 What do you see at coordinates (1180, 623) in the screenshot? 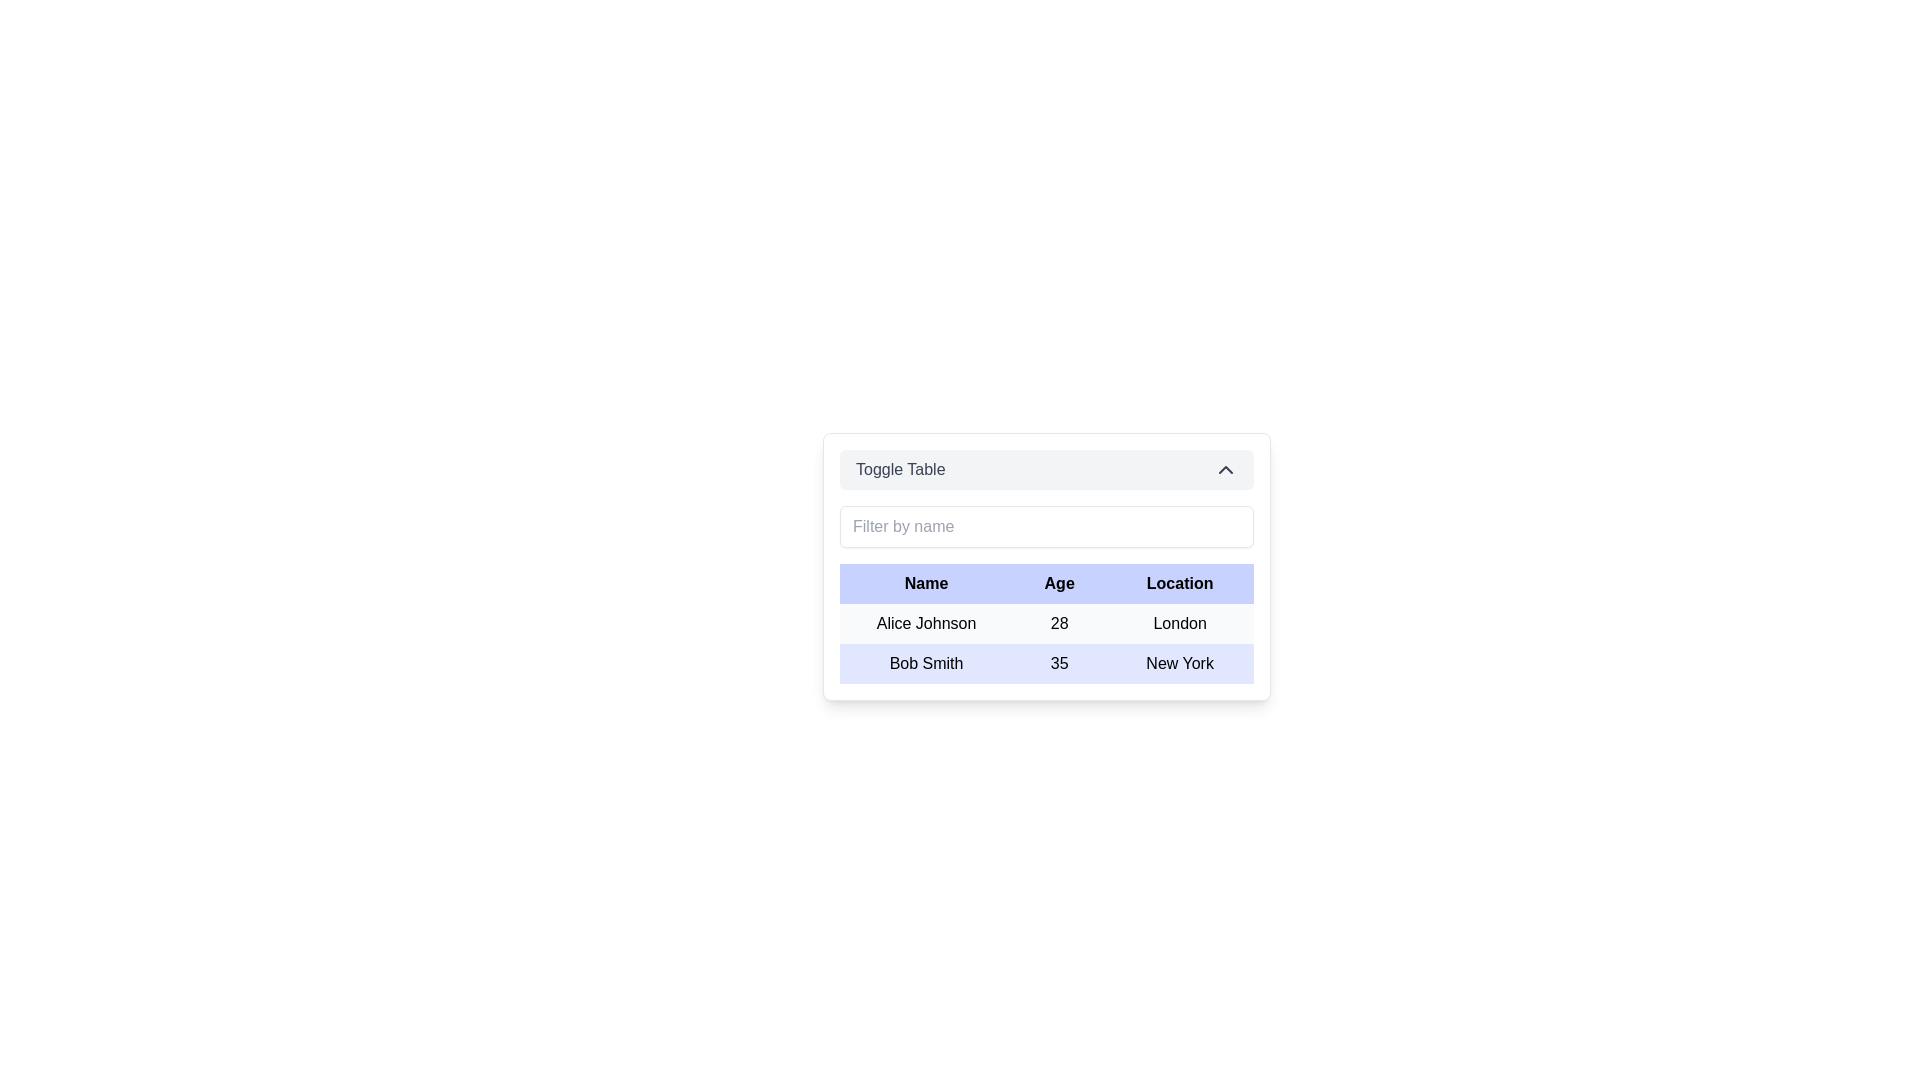
I see `the text element displaying 'London' in the 'Location' column of the table, which is aligned to the left and associated with 'Alice Johnson' and age '28'` at bounding box center [1180, 623].